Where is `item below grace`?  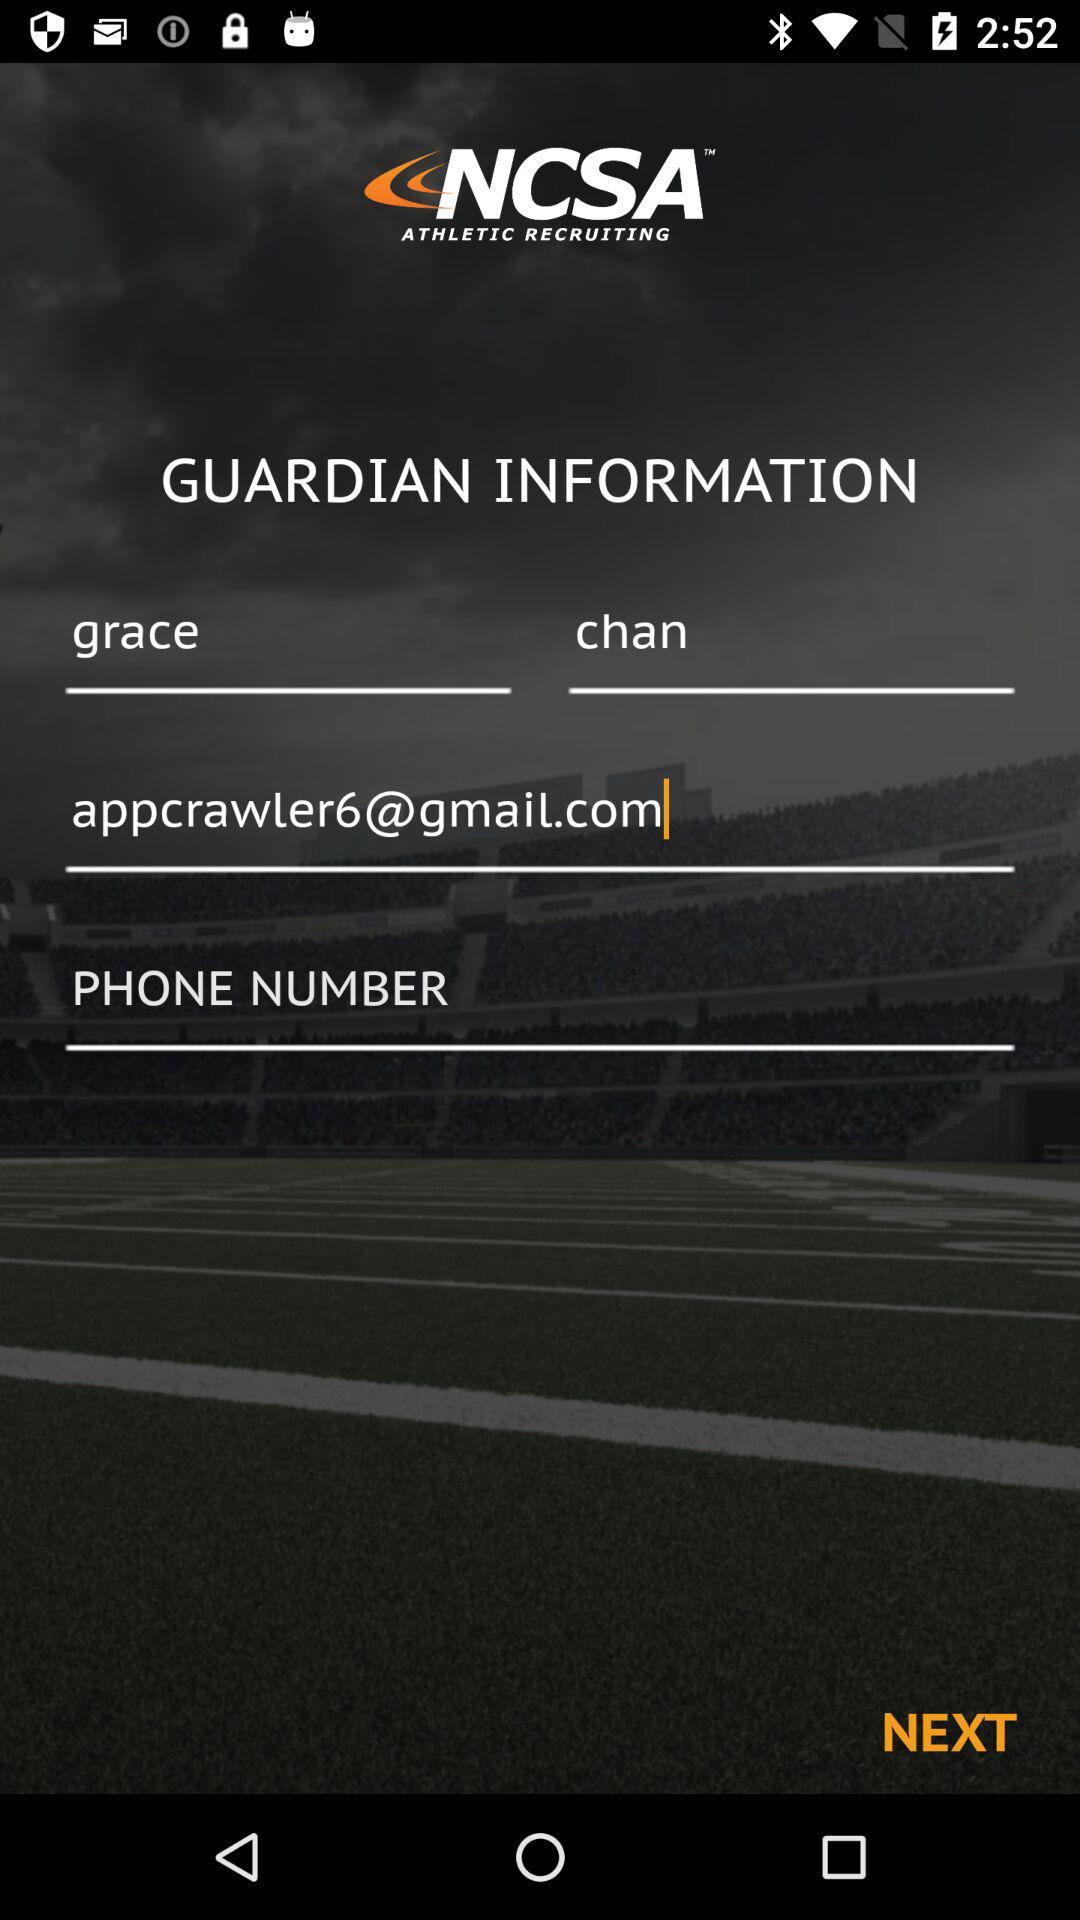 item below grace is located at coordinates (540, 811).